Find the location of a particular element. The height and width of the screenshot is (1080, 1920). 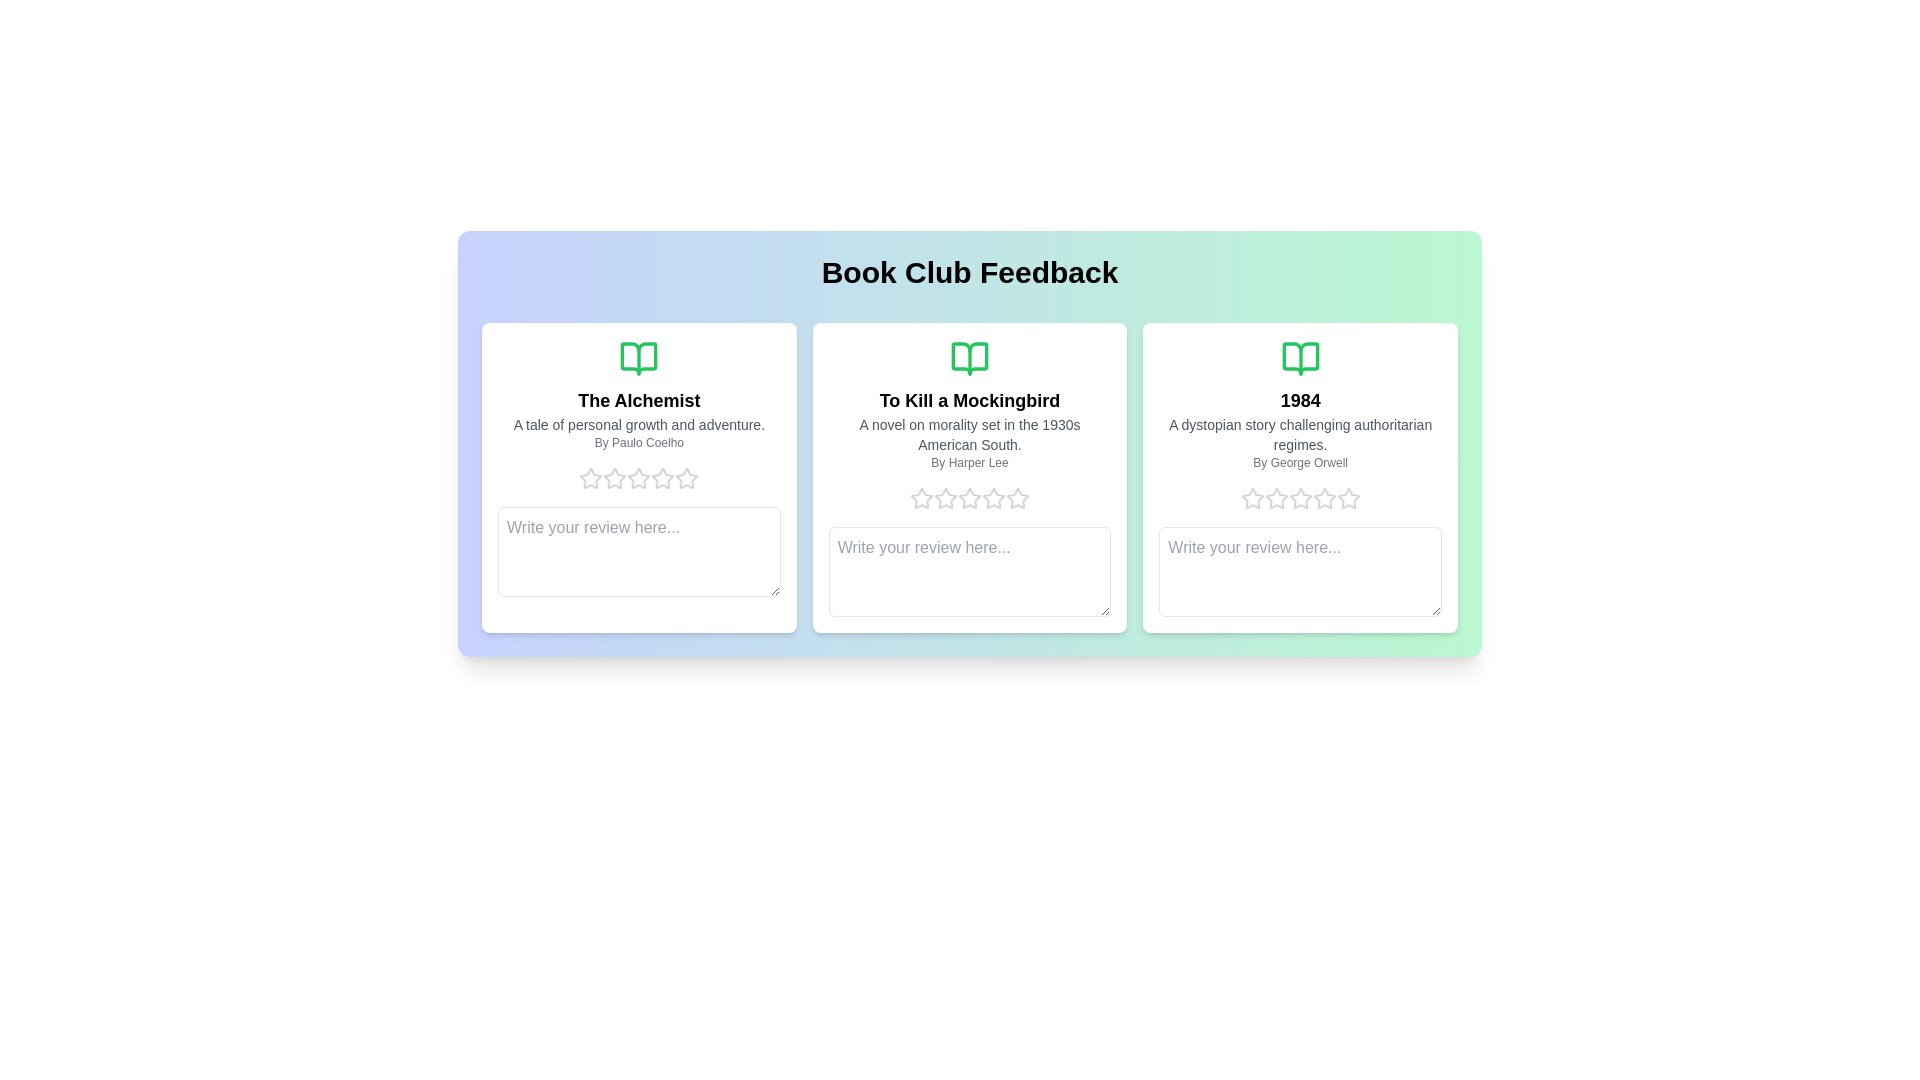

one of the rating stars below the subtitle 'By Harper Lee' is located at coordinates (969, 497).